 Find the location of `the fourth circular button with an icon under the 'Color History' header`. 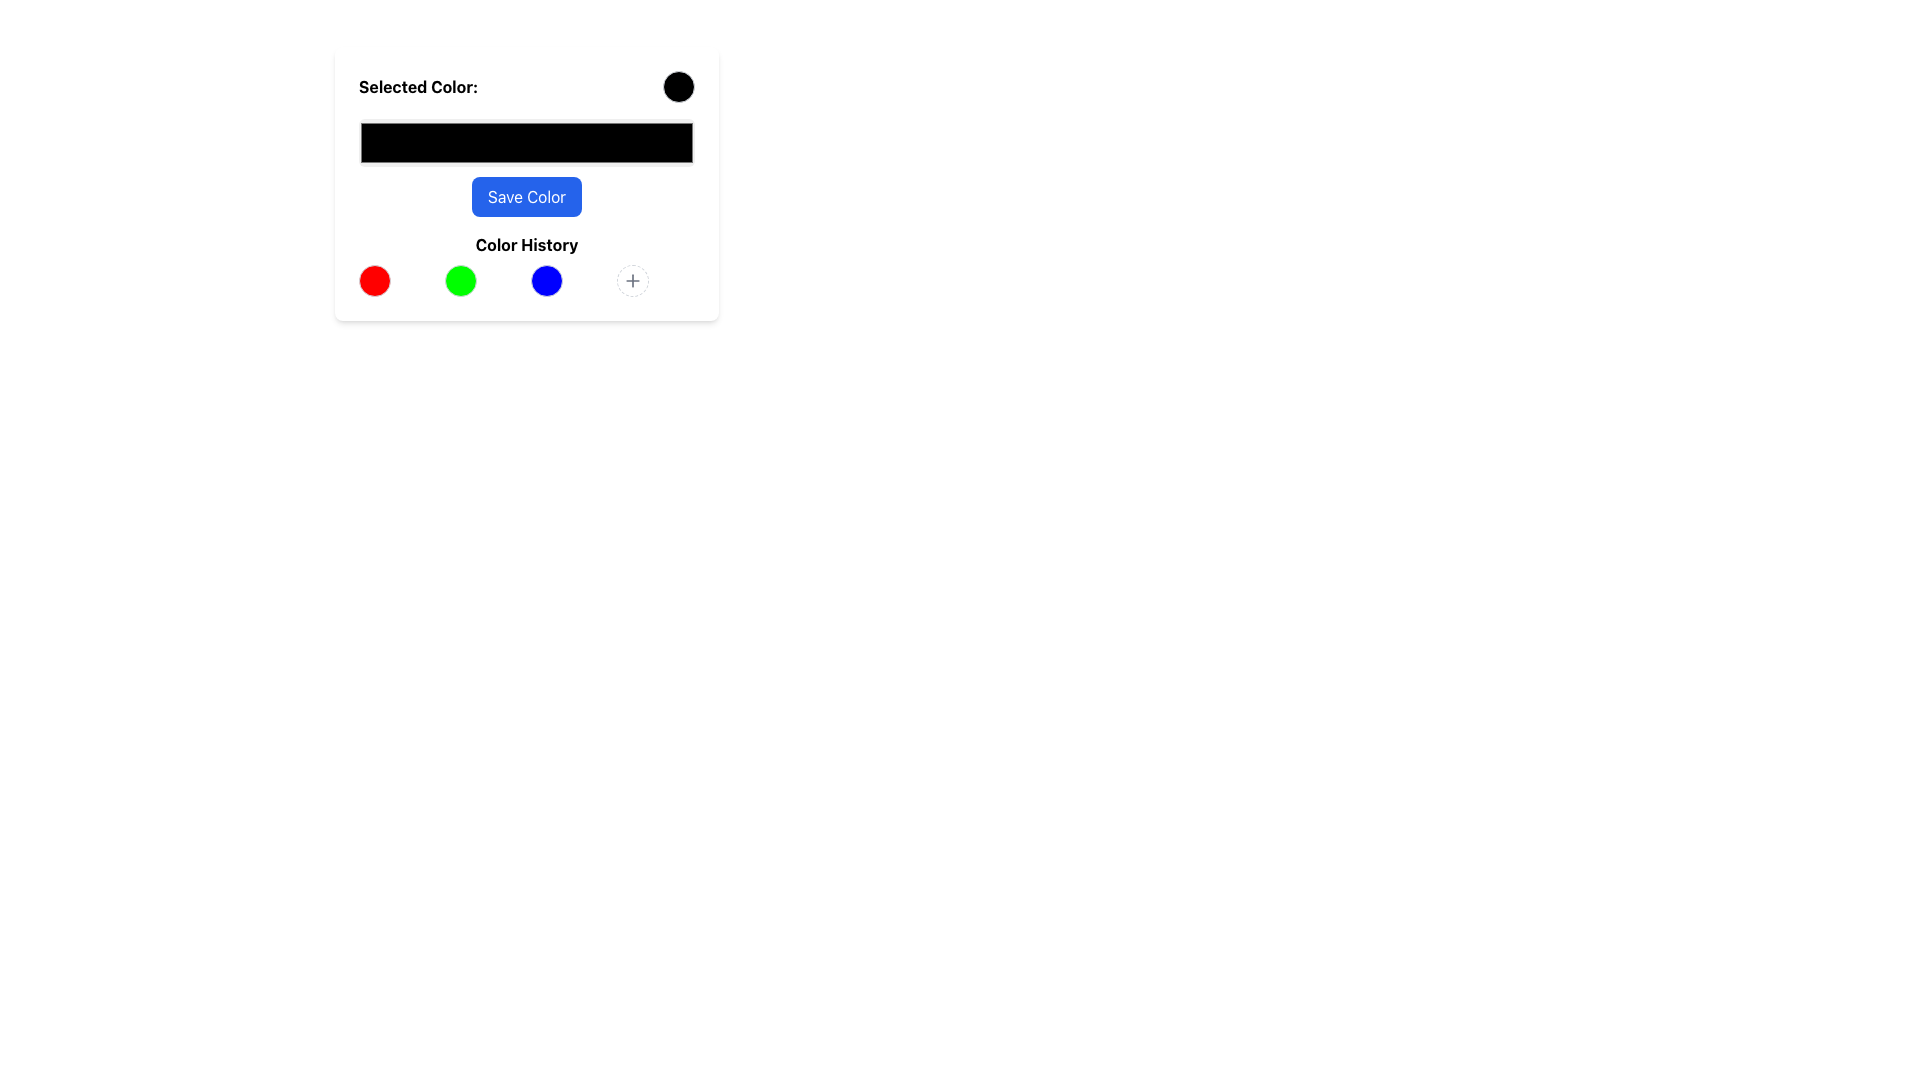

the fourth circular button with an icon under the 'Color History' header is located at coordinates (632, 281).